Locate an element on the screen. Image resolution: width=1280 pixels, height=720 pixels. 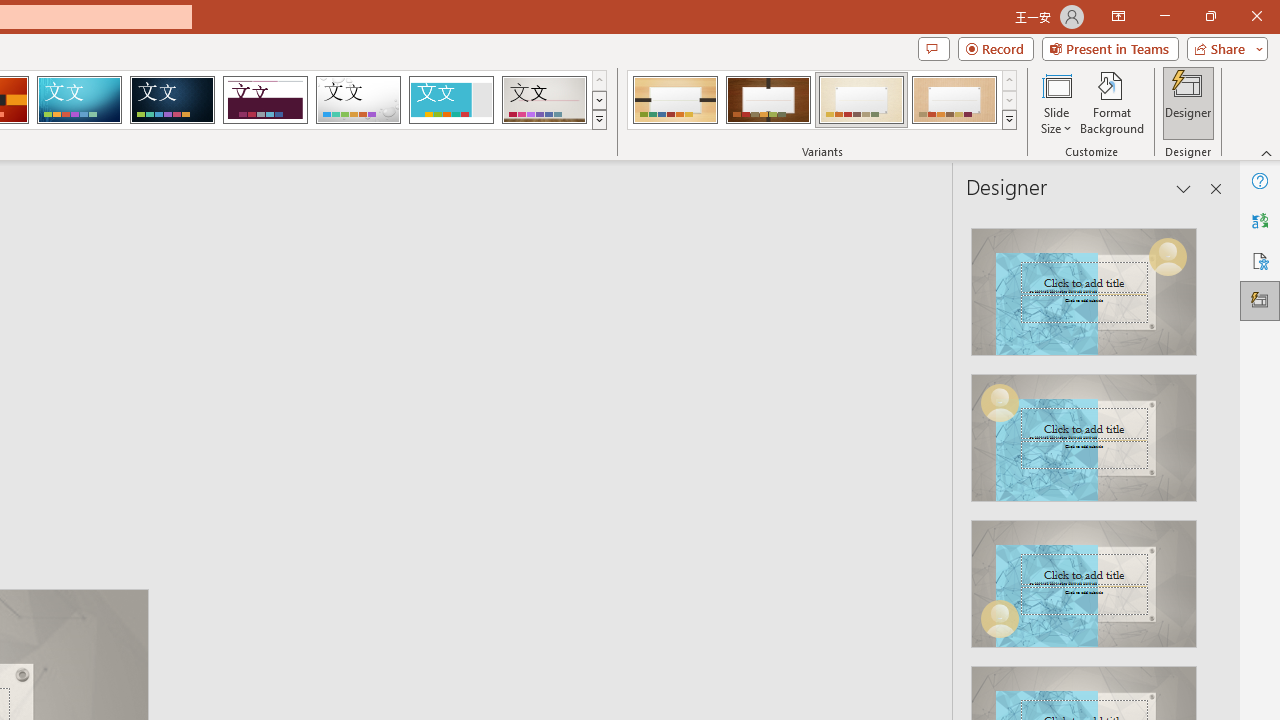
'Organic Variant 4' is located at coordinates (953, 100).